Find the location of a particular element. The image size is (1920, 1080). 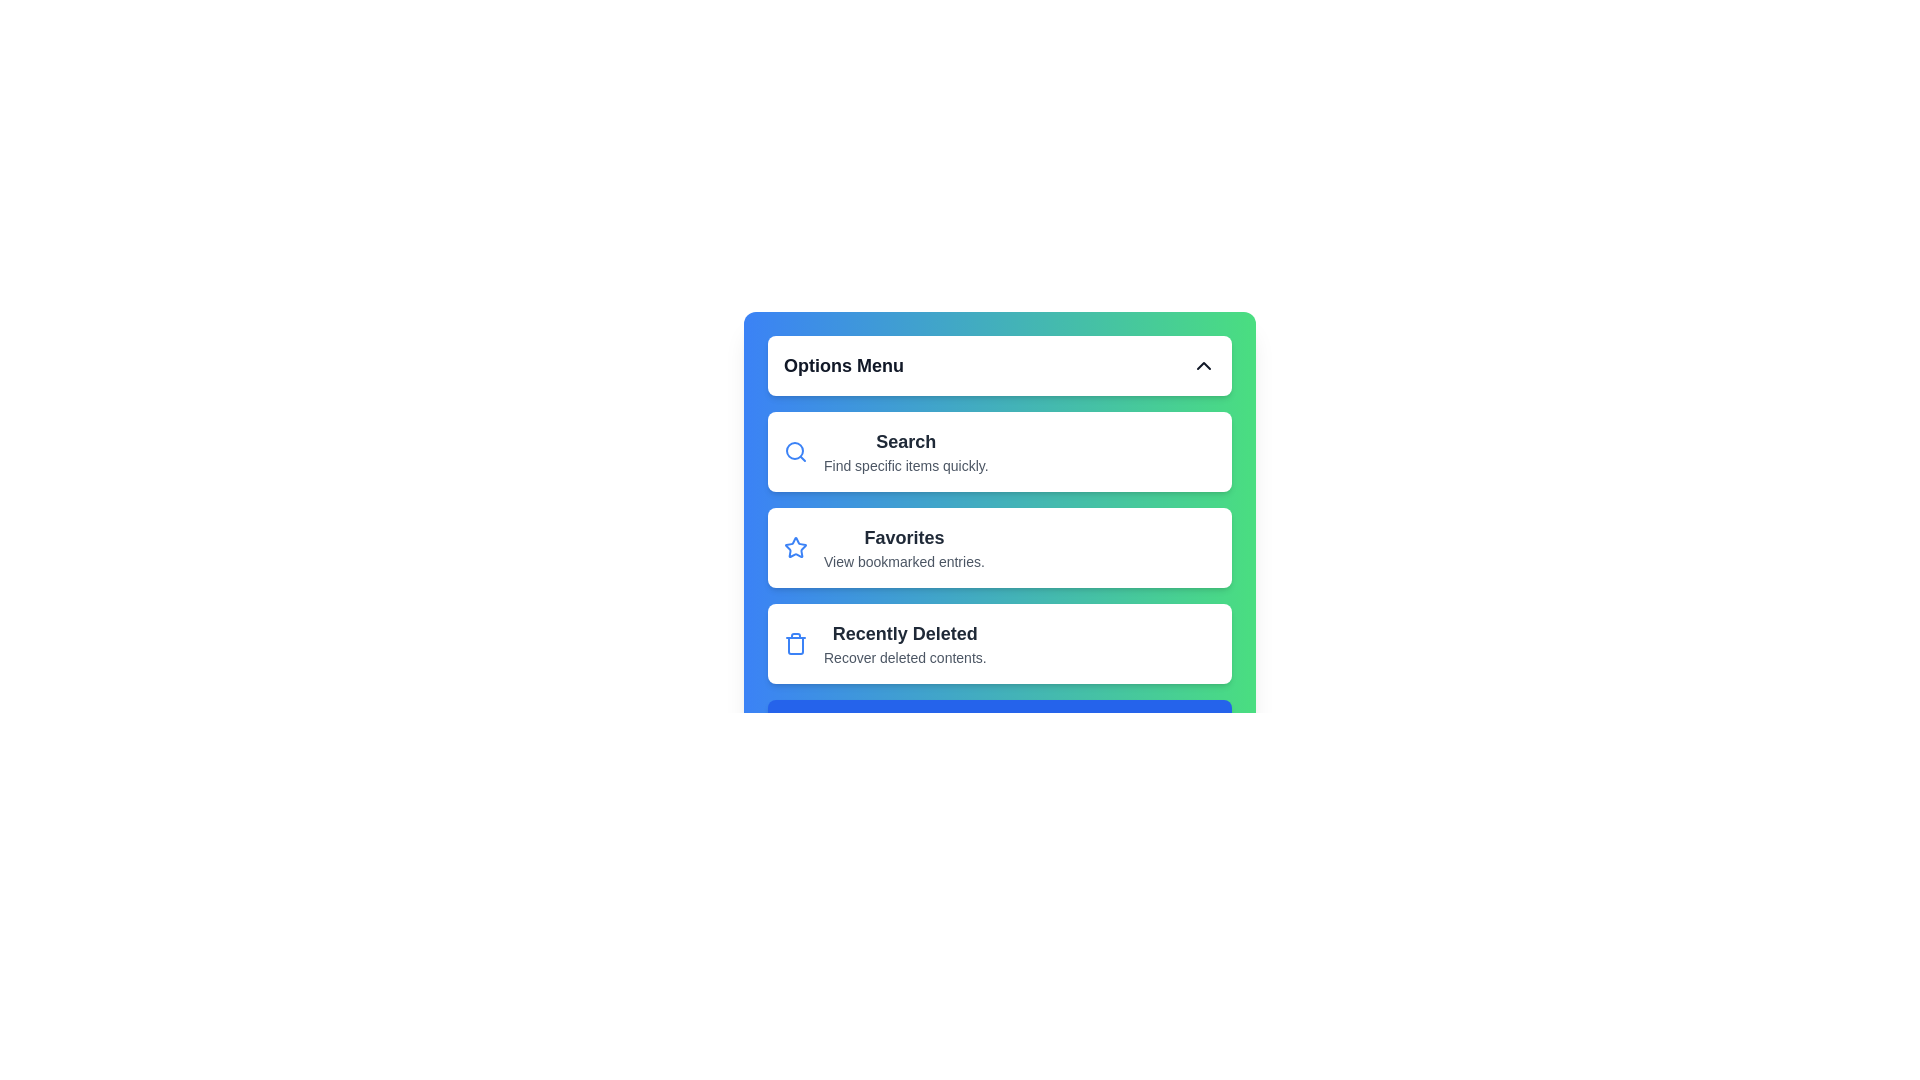

the static text that reads 'Recover deleted contents.' which is styled in gray and located below the 'Recently Deleted' heading in the menu is located at coordinates (904, 658).